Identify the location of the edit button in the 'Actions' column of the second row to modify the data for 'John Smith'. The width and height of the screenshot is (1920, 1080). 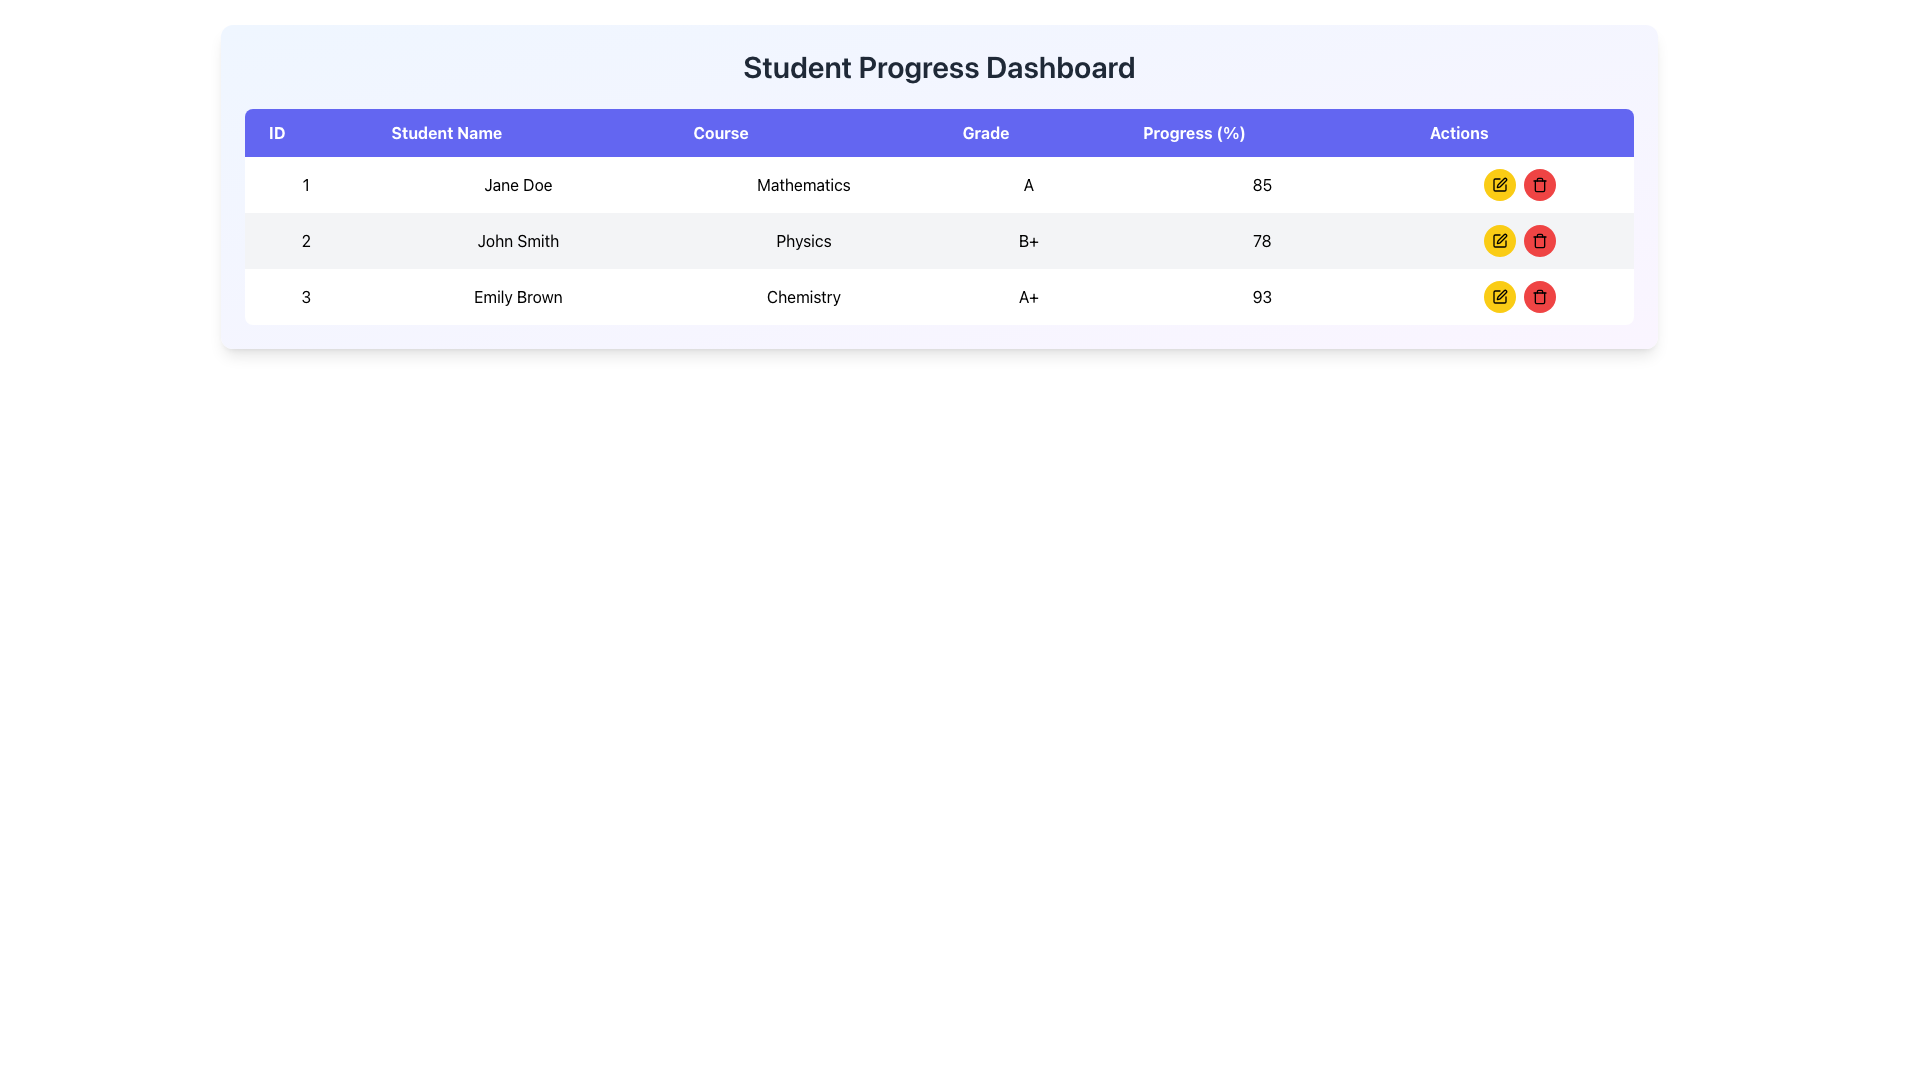
(1498, 239).